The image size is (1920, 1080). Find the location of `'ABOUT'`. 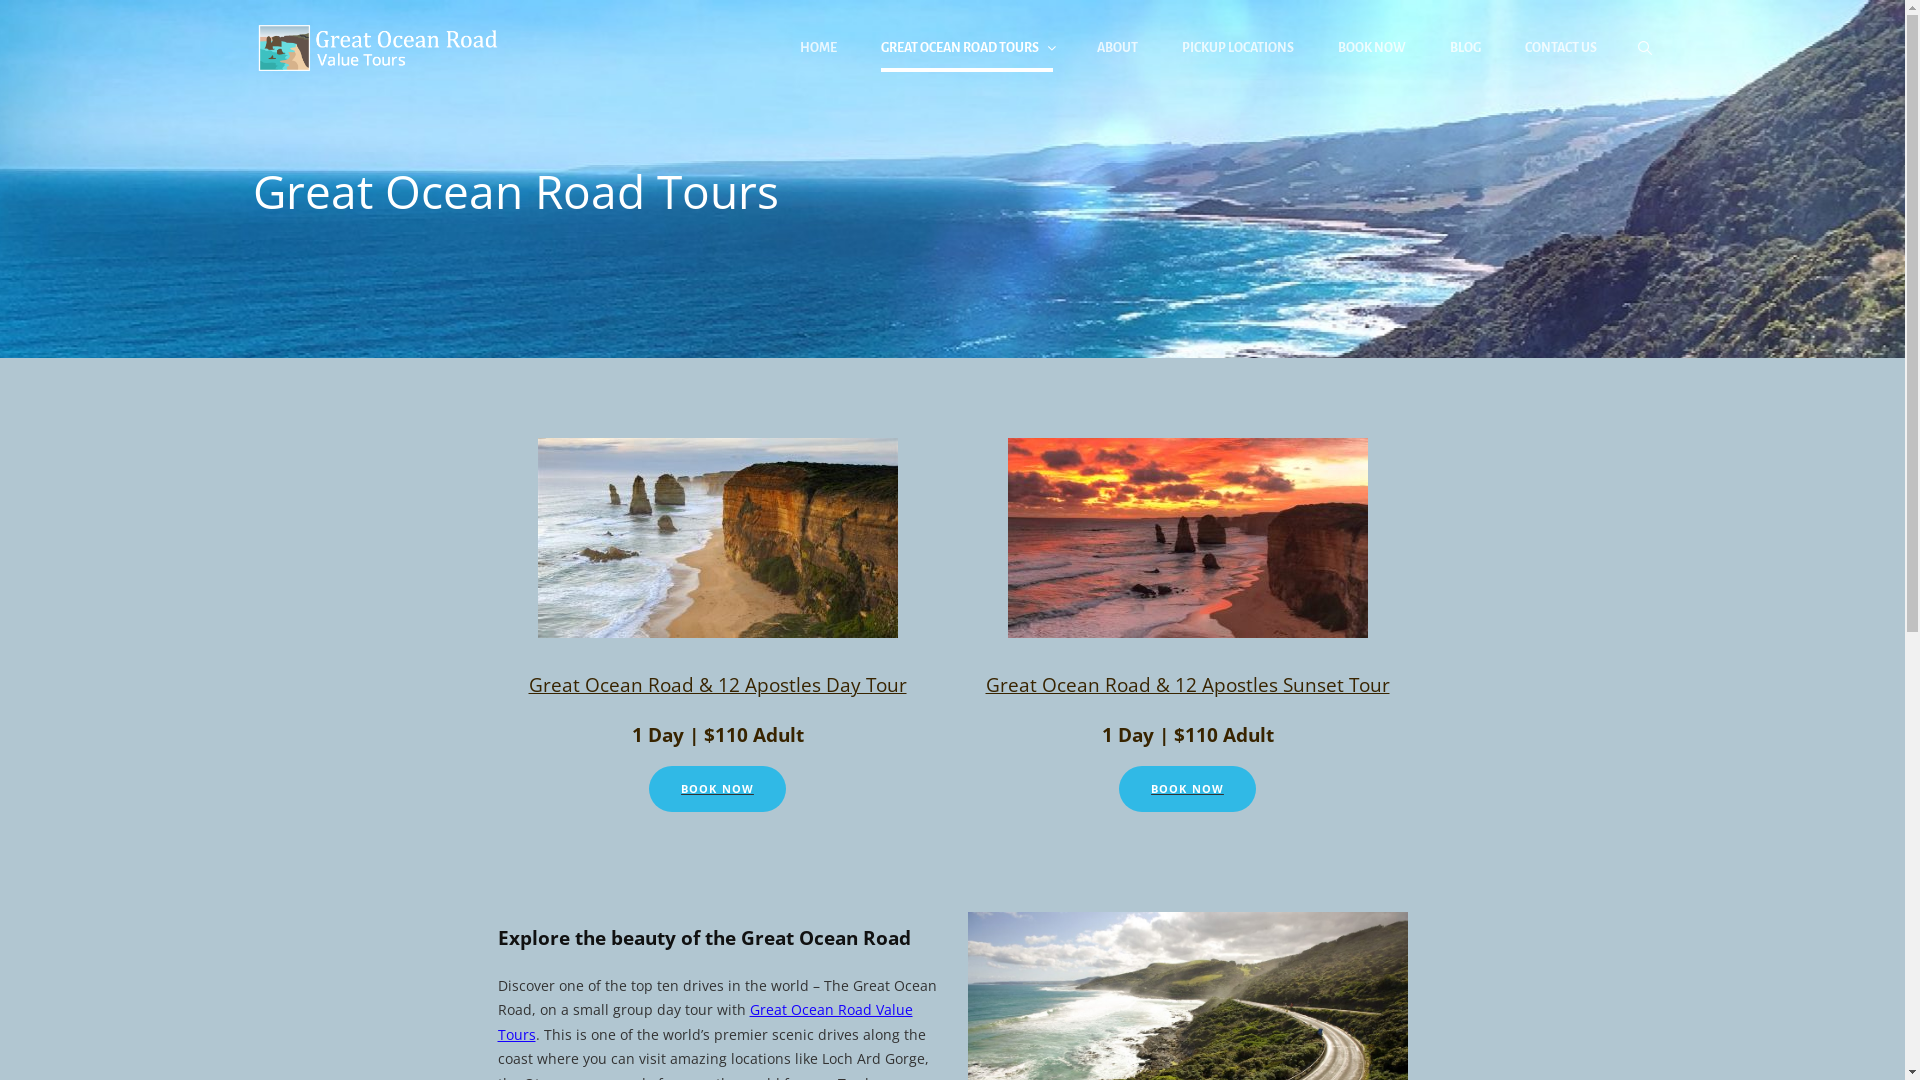

'ABOUT' is located at coordinates (1115, 46).